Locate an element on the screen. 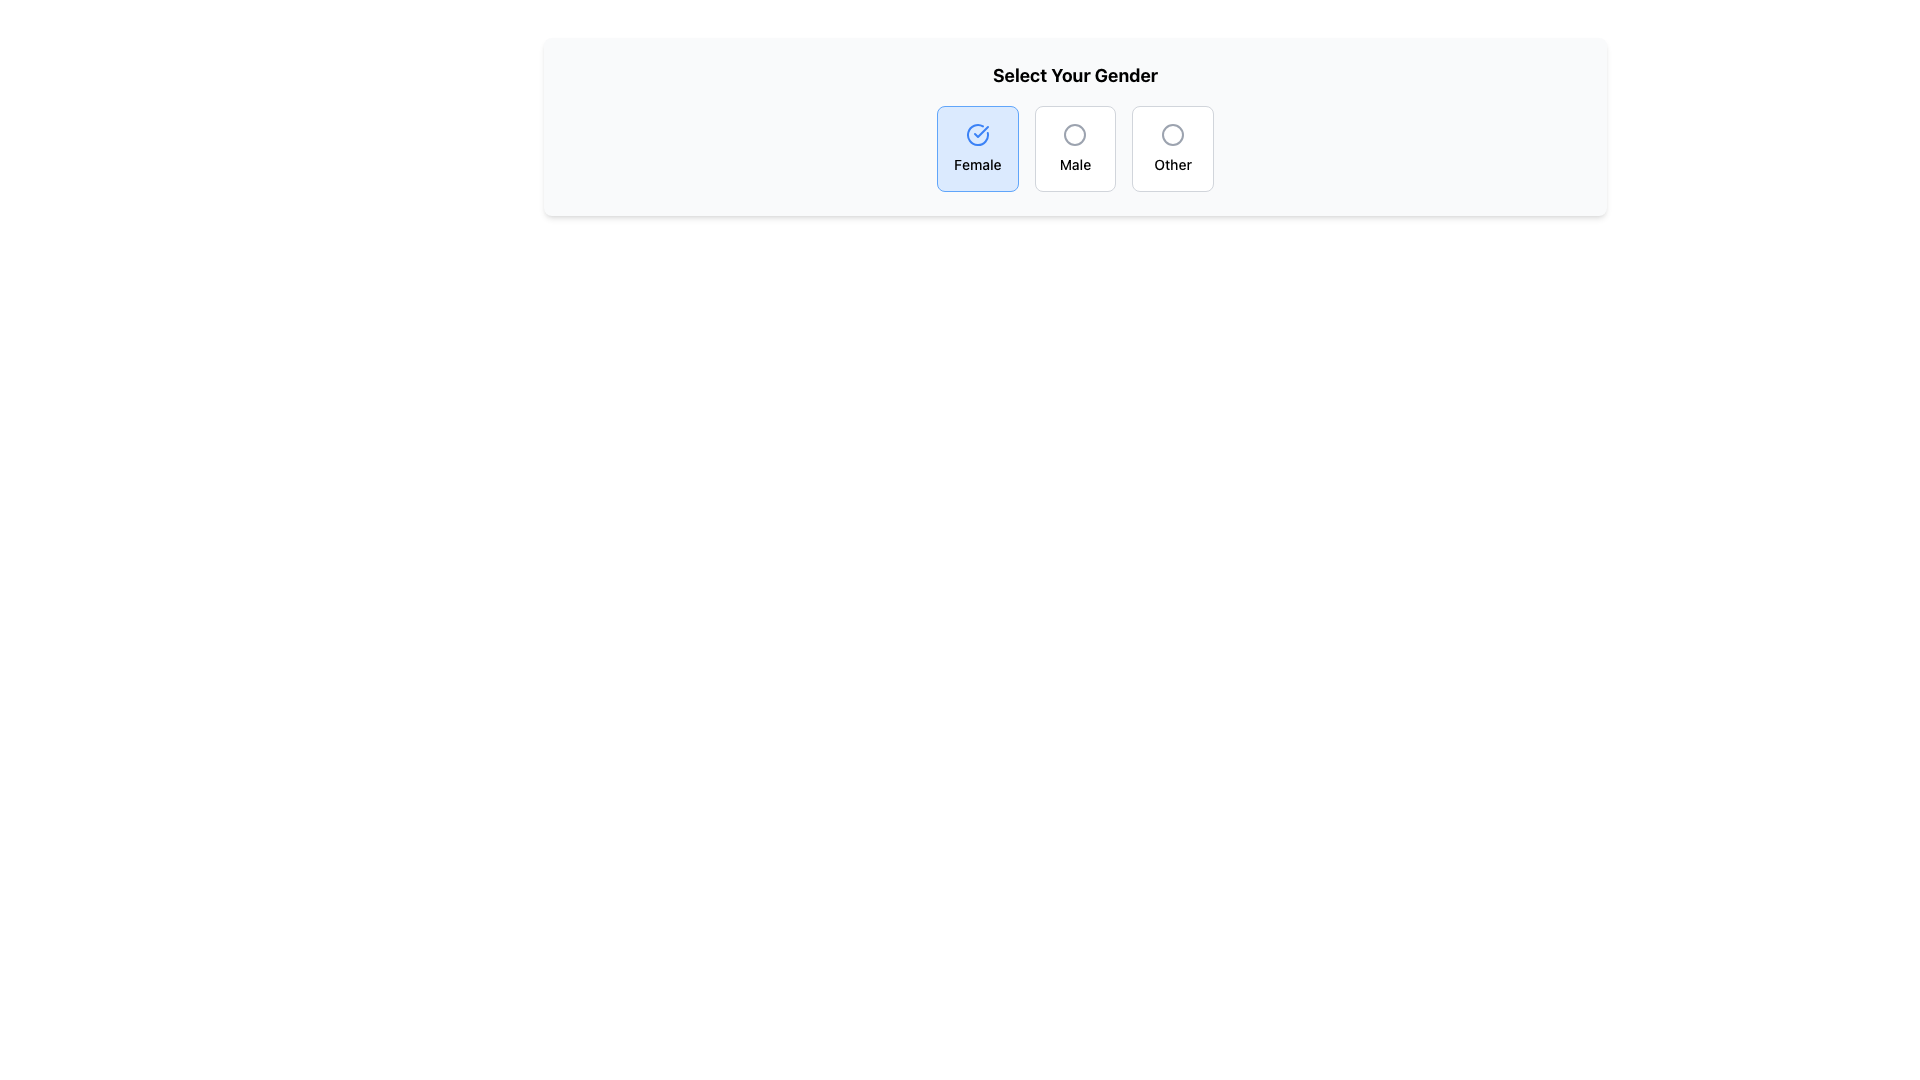 The image size is (1920, 1080). the gray circle icon located above the 'Male' label in the selection option interface is located at coordinates (1074, 135).